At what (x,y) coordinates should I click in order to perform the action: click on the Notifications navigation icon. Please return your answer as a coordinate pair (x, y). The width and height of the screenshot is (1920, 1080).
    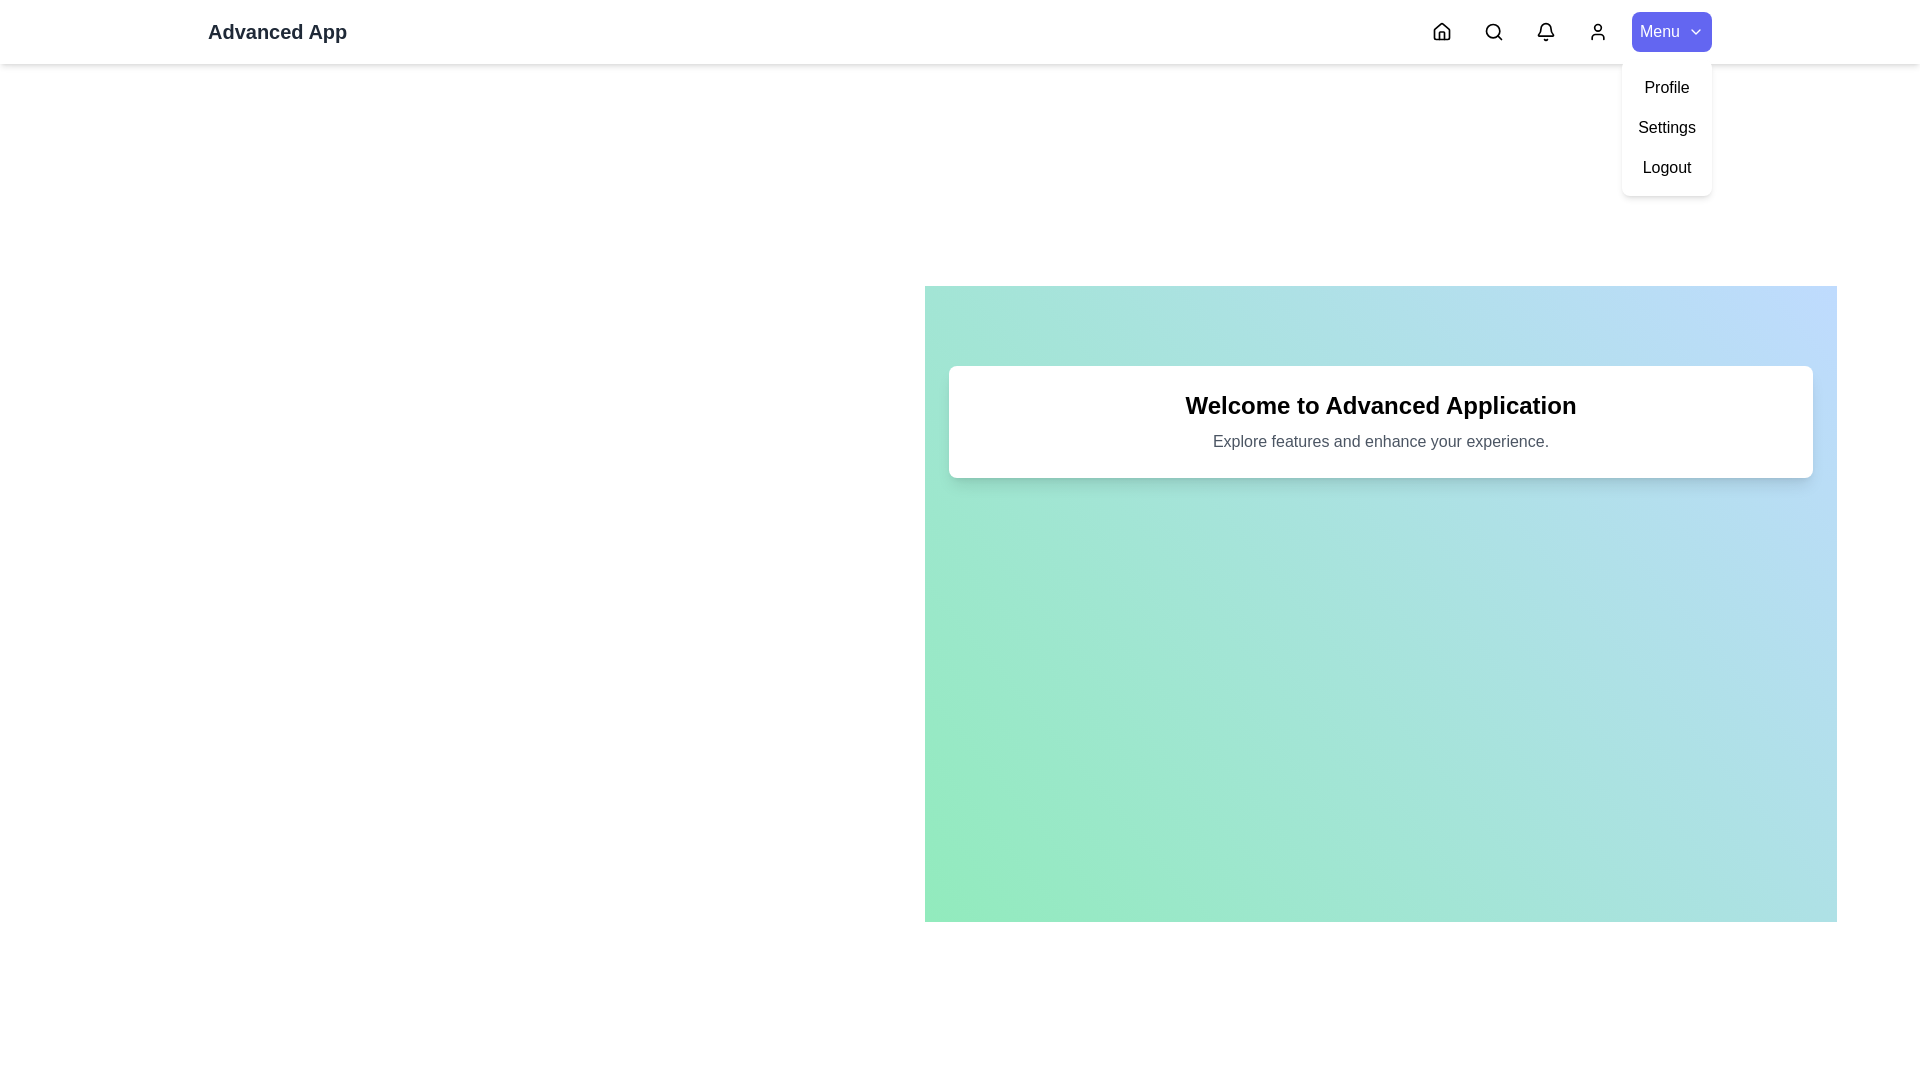
    Looking at the image, I should click on (1544, 31).